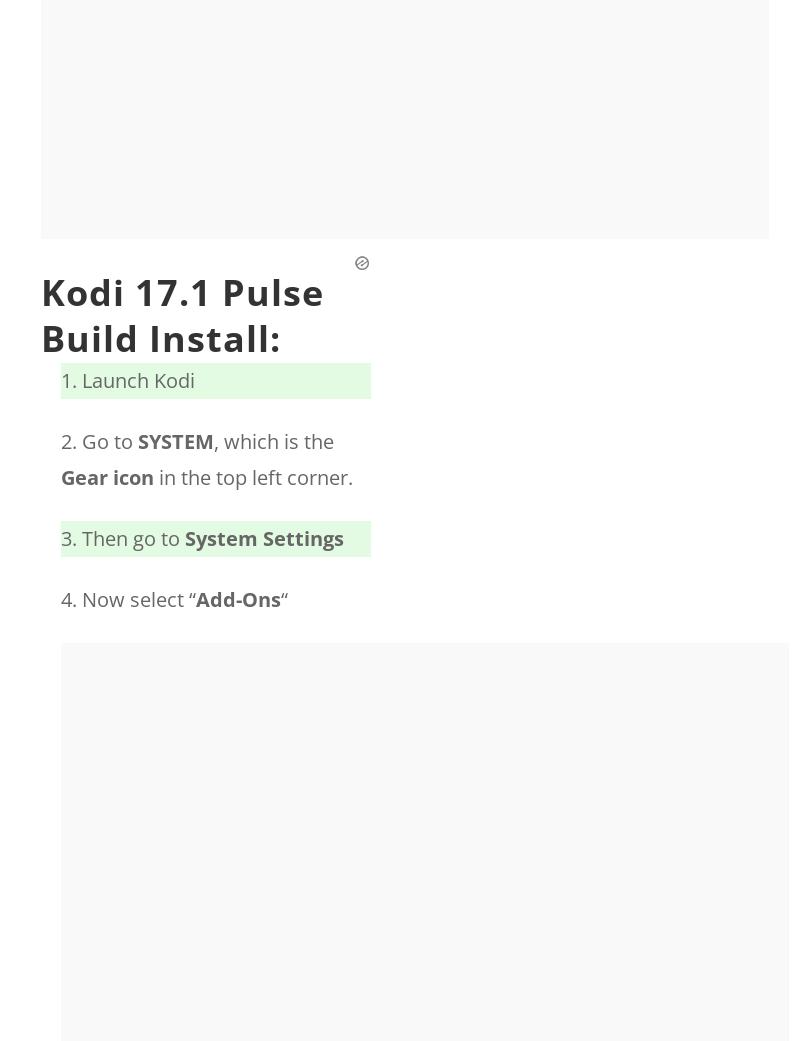 This screenshot has height=1041, width=809. Describe the element at coordinates (137, 599) in the screenshot. I see `'Now select “'` at that location.